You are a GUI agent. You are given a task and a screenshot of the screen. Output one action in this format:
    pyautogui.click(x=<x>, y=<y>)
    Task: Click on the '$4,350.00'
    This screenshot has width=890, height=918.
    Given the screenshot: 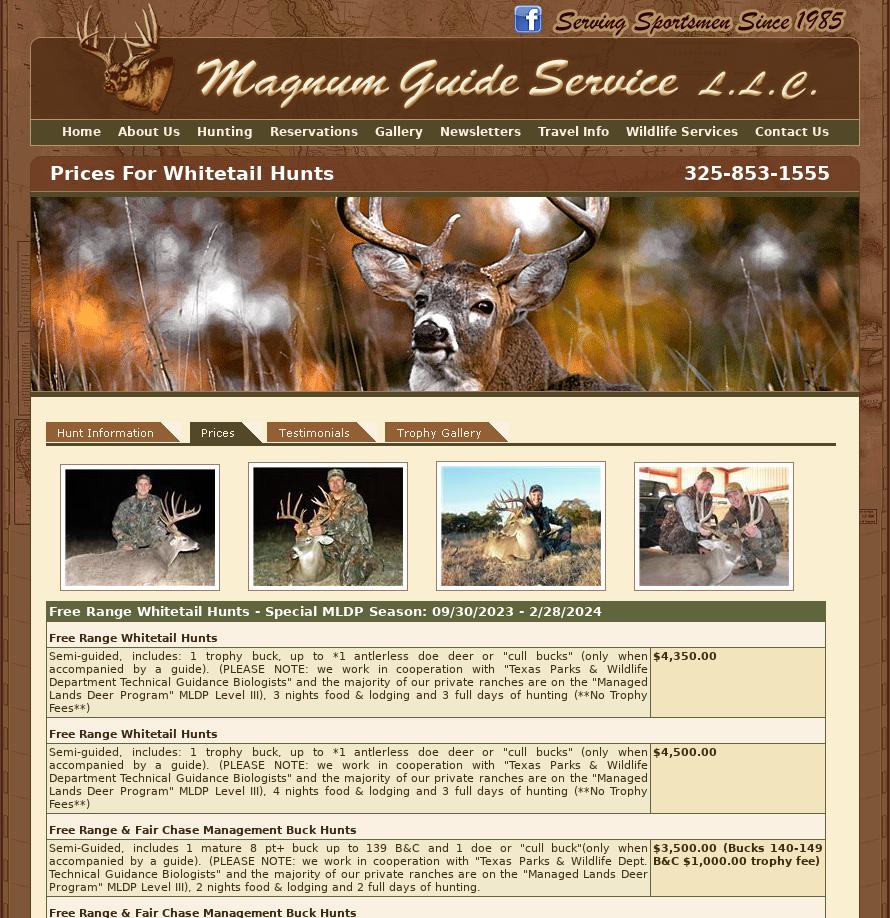 What is the action you would take?
    pyautogui.click(x=684, y=656)
    